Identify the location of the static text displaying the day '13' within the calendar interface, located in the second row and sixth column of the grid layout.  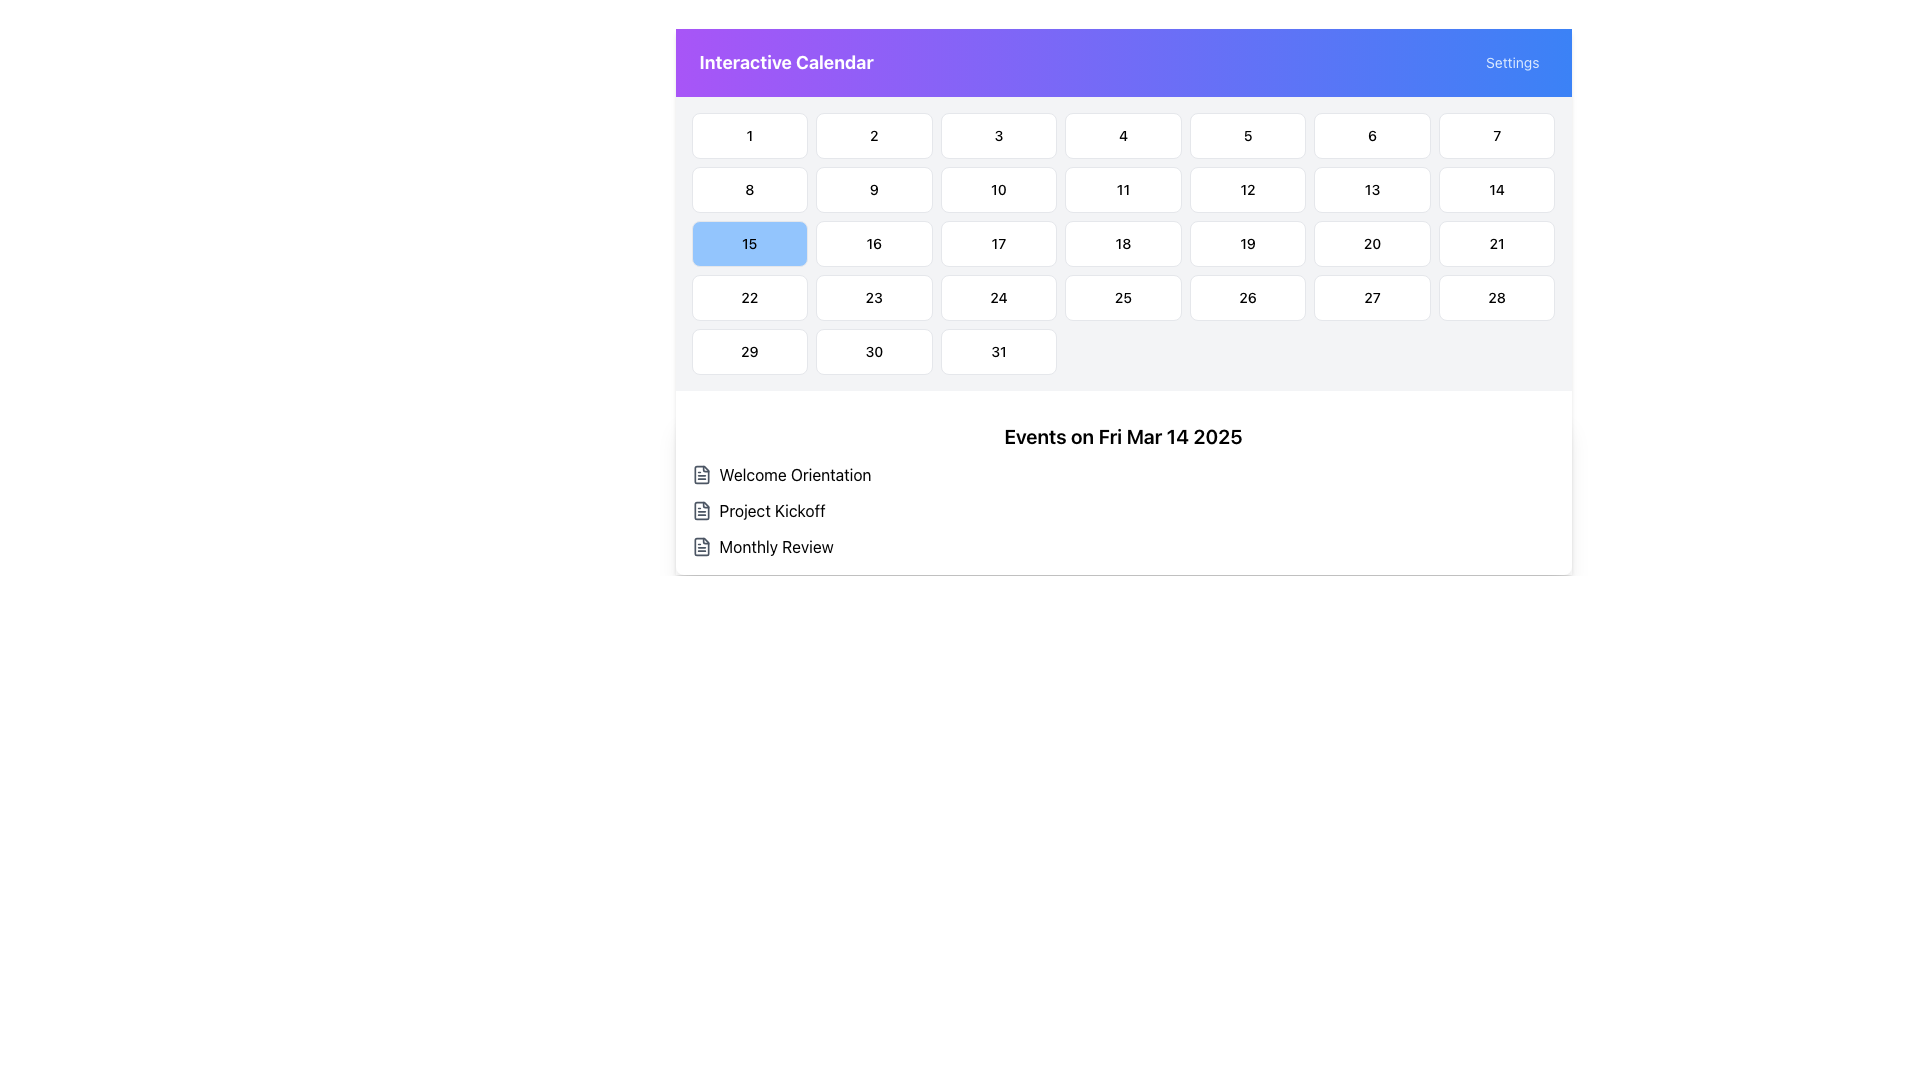
(1371, 189).